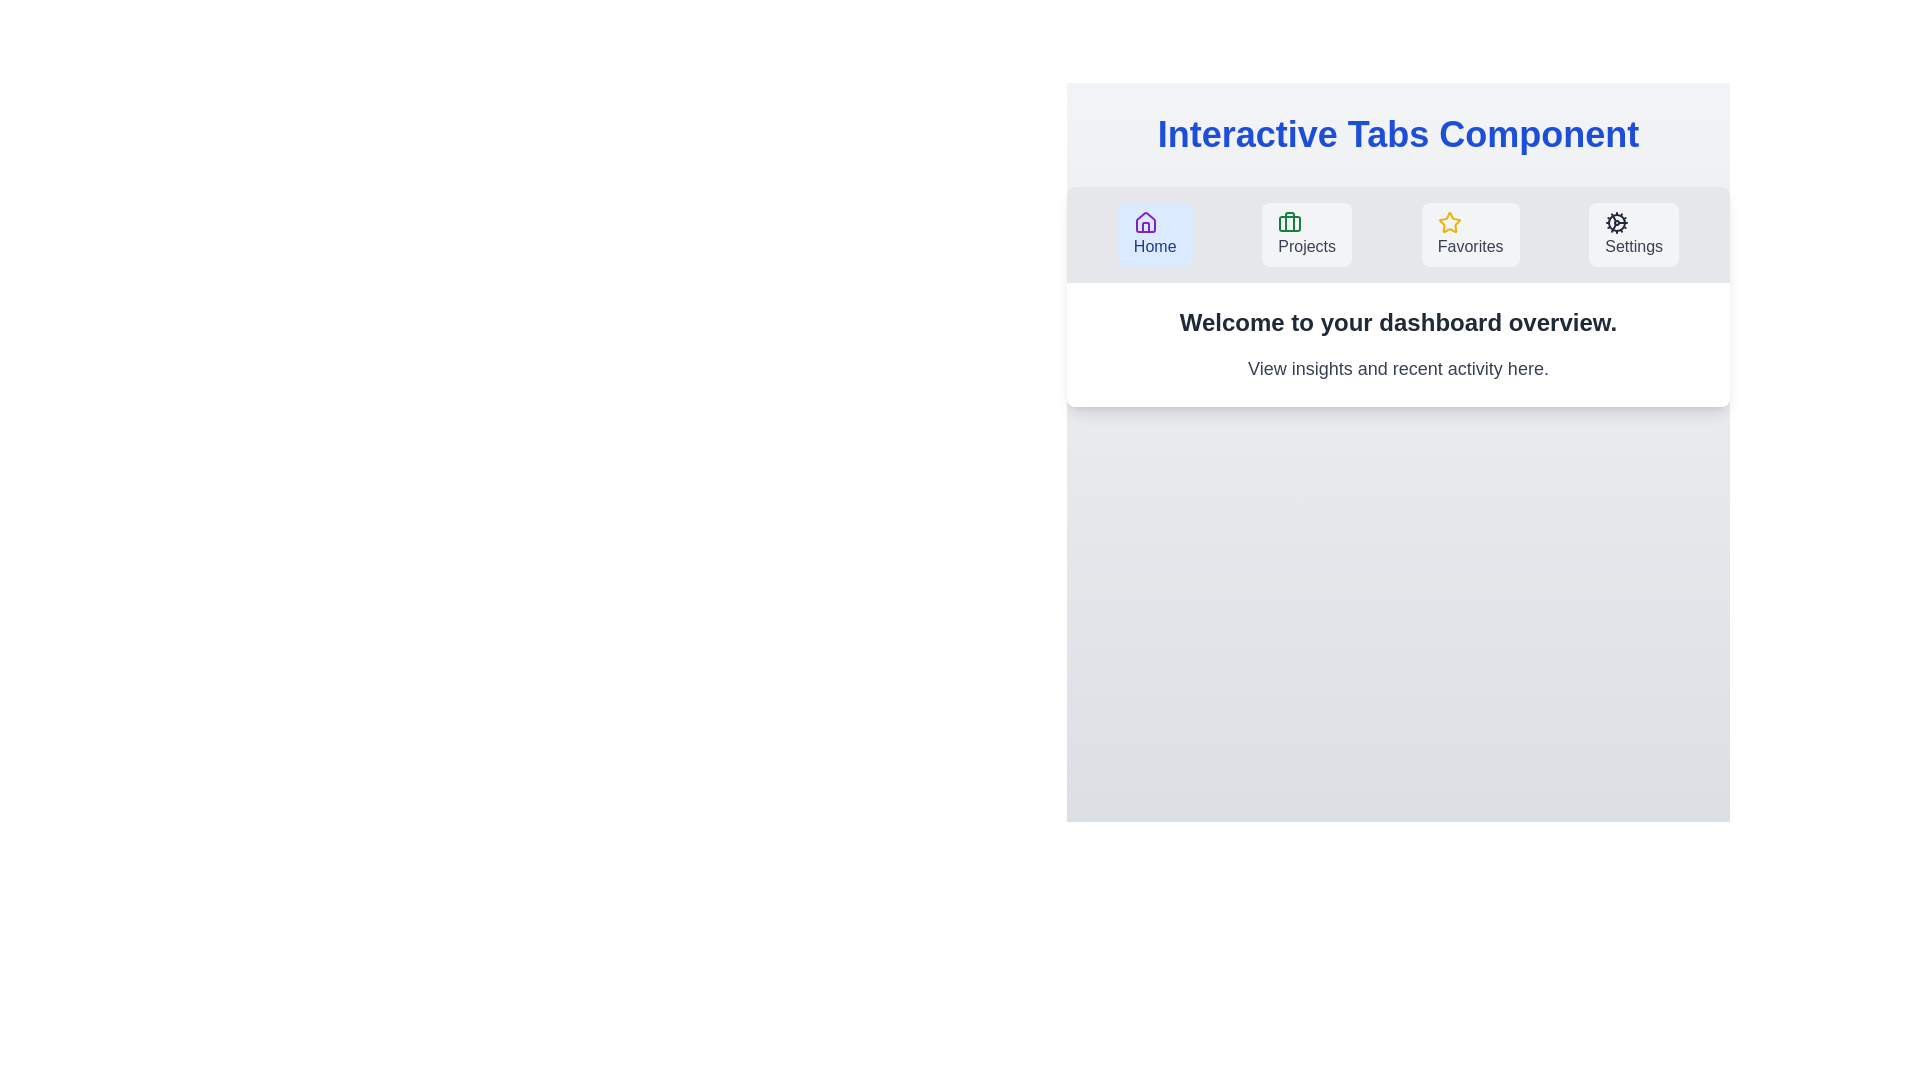 The width and height of the screenshot is (1920, 1080). What do you see at coordinates (1155, 234) in the screenshot?
I see `the Home tab to activate it` at bounding box center [1155, 234].